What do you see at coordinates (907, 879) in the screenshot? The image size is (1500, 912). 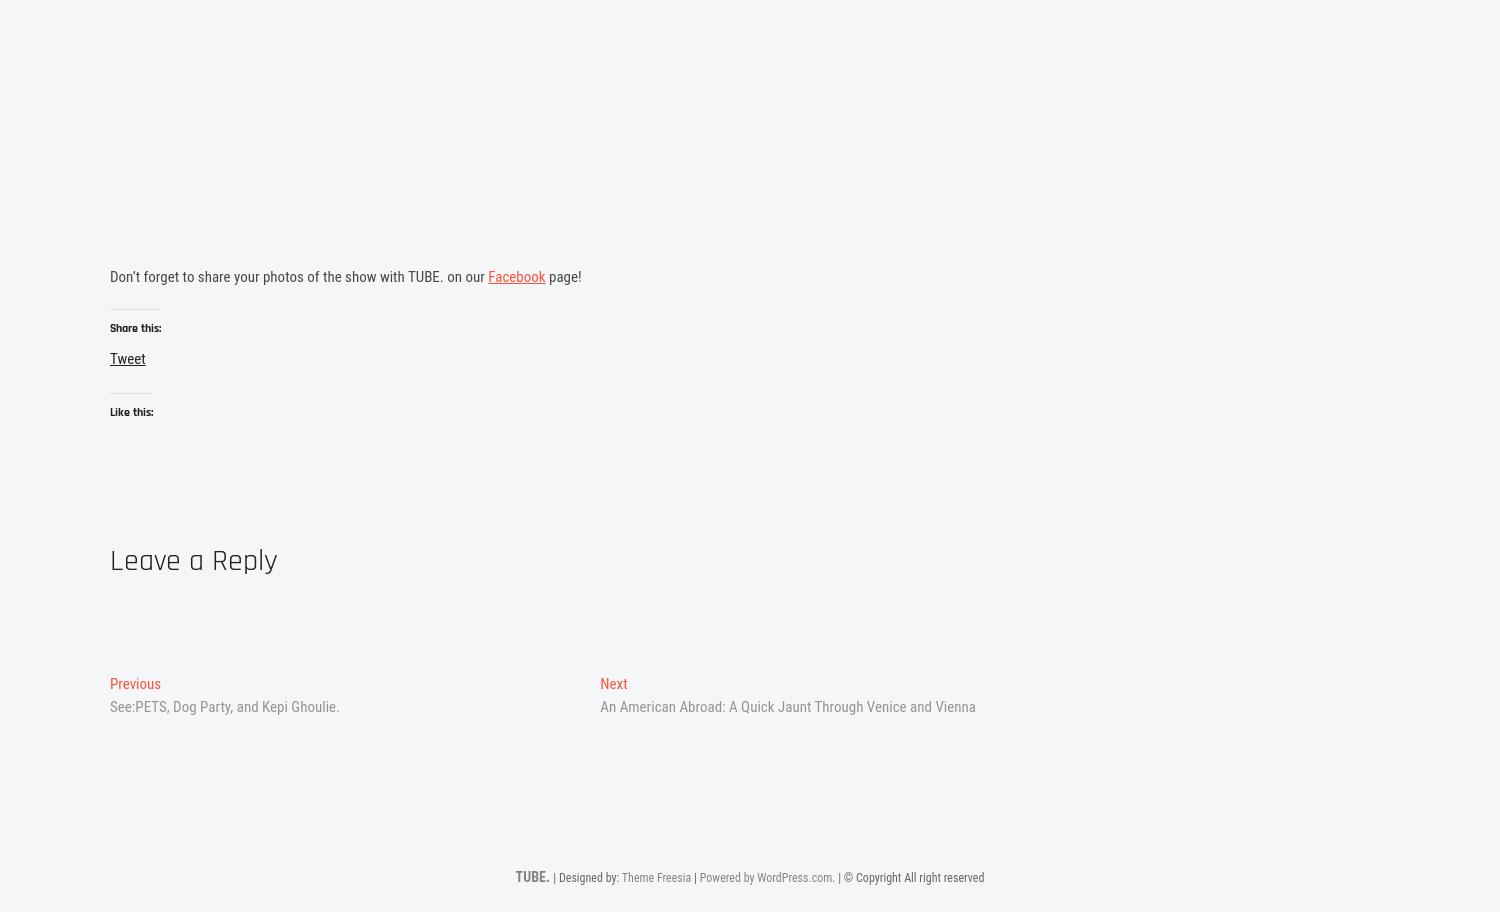 I see `'. | © Copyright All right reserved'` at bounding box center [907, 879].